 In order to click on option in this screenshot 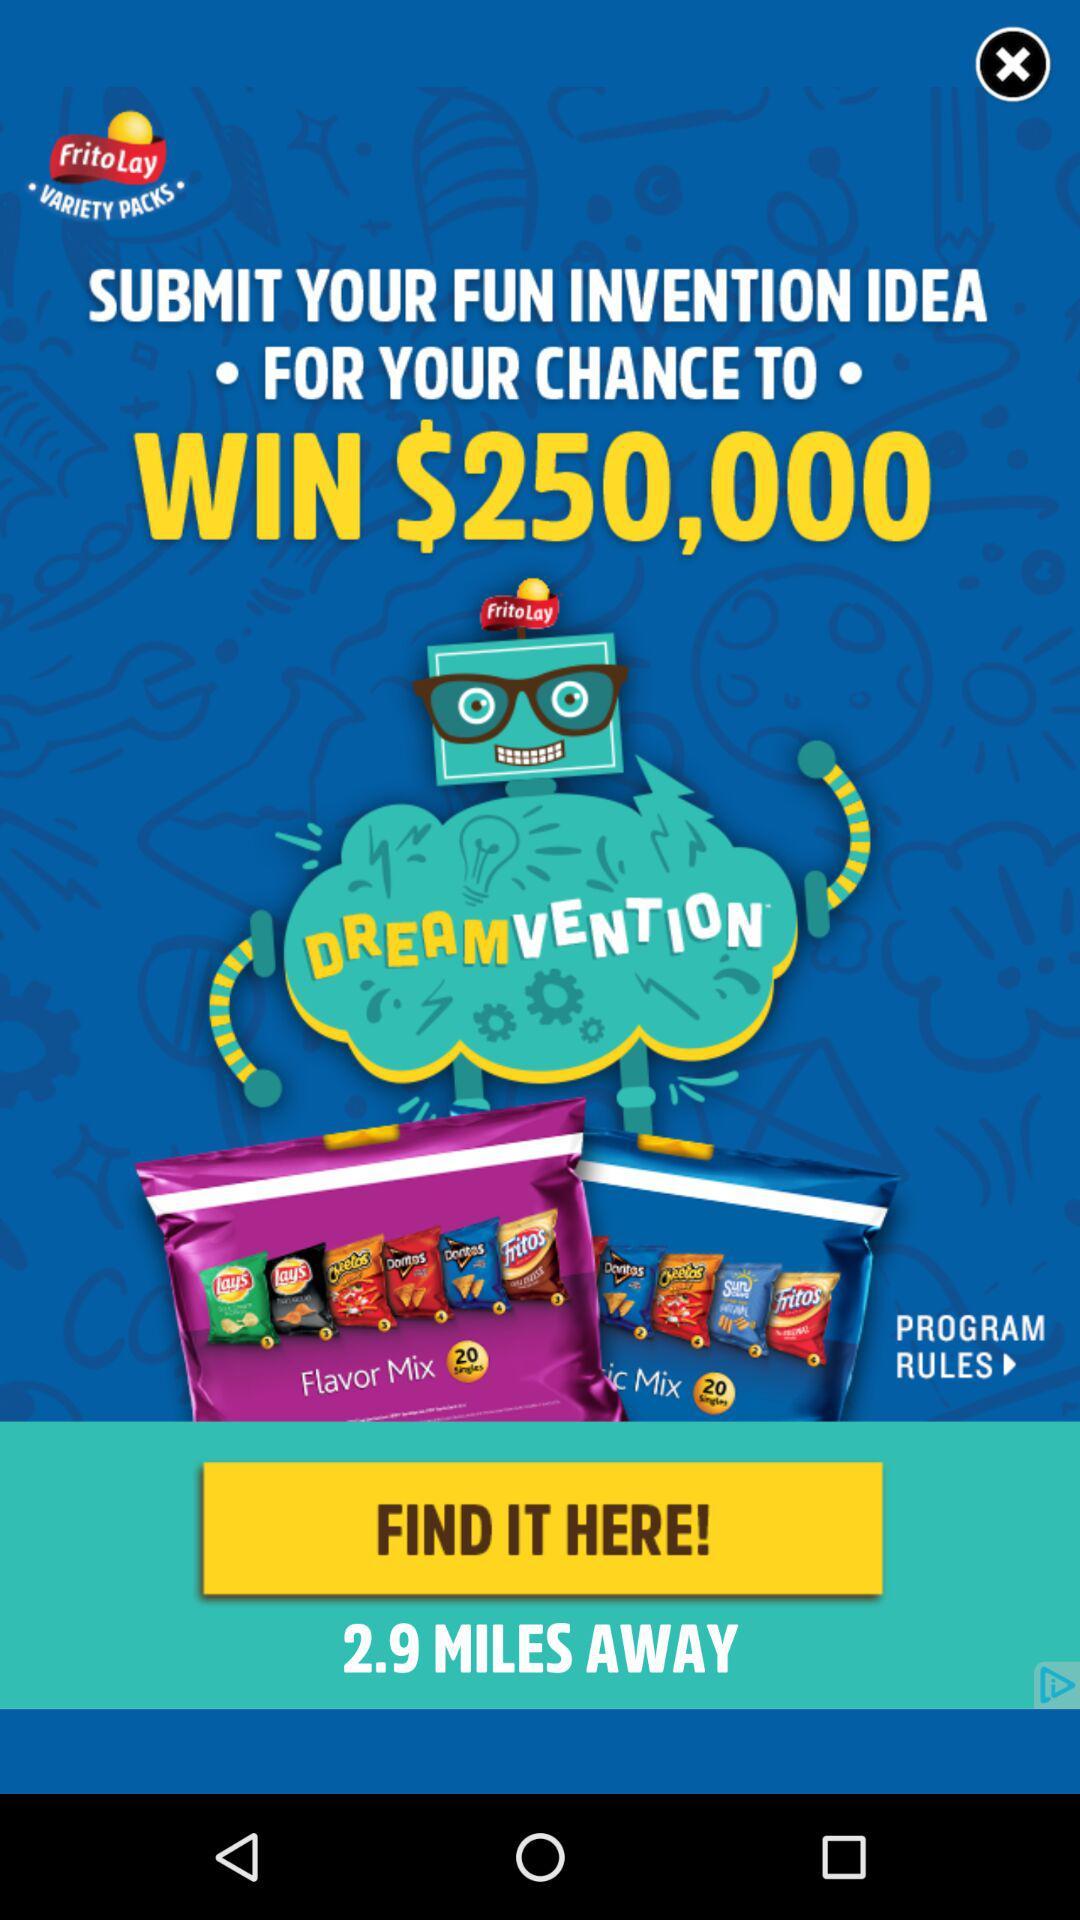, I will do `click(1014, 65)`.